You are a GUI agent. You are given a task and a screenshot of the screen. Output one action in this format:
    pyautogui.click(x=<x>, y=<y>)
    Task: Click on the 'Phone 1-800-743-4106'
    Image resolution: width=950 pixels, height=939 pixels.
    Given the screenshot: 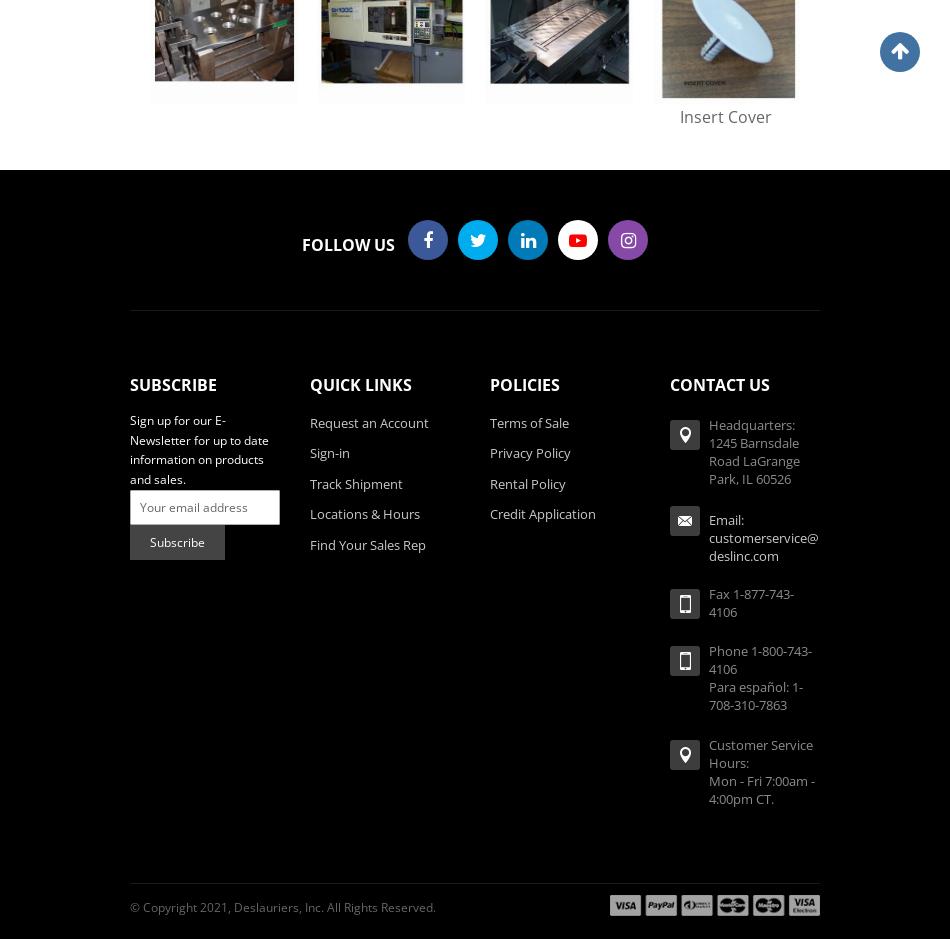 What is the action you would take?
    pyautogui.click(x=759, y=660)
    